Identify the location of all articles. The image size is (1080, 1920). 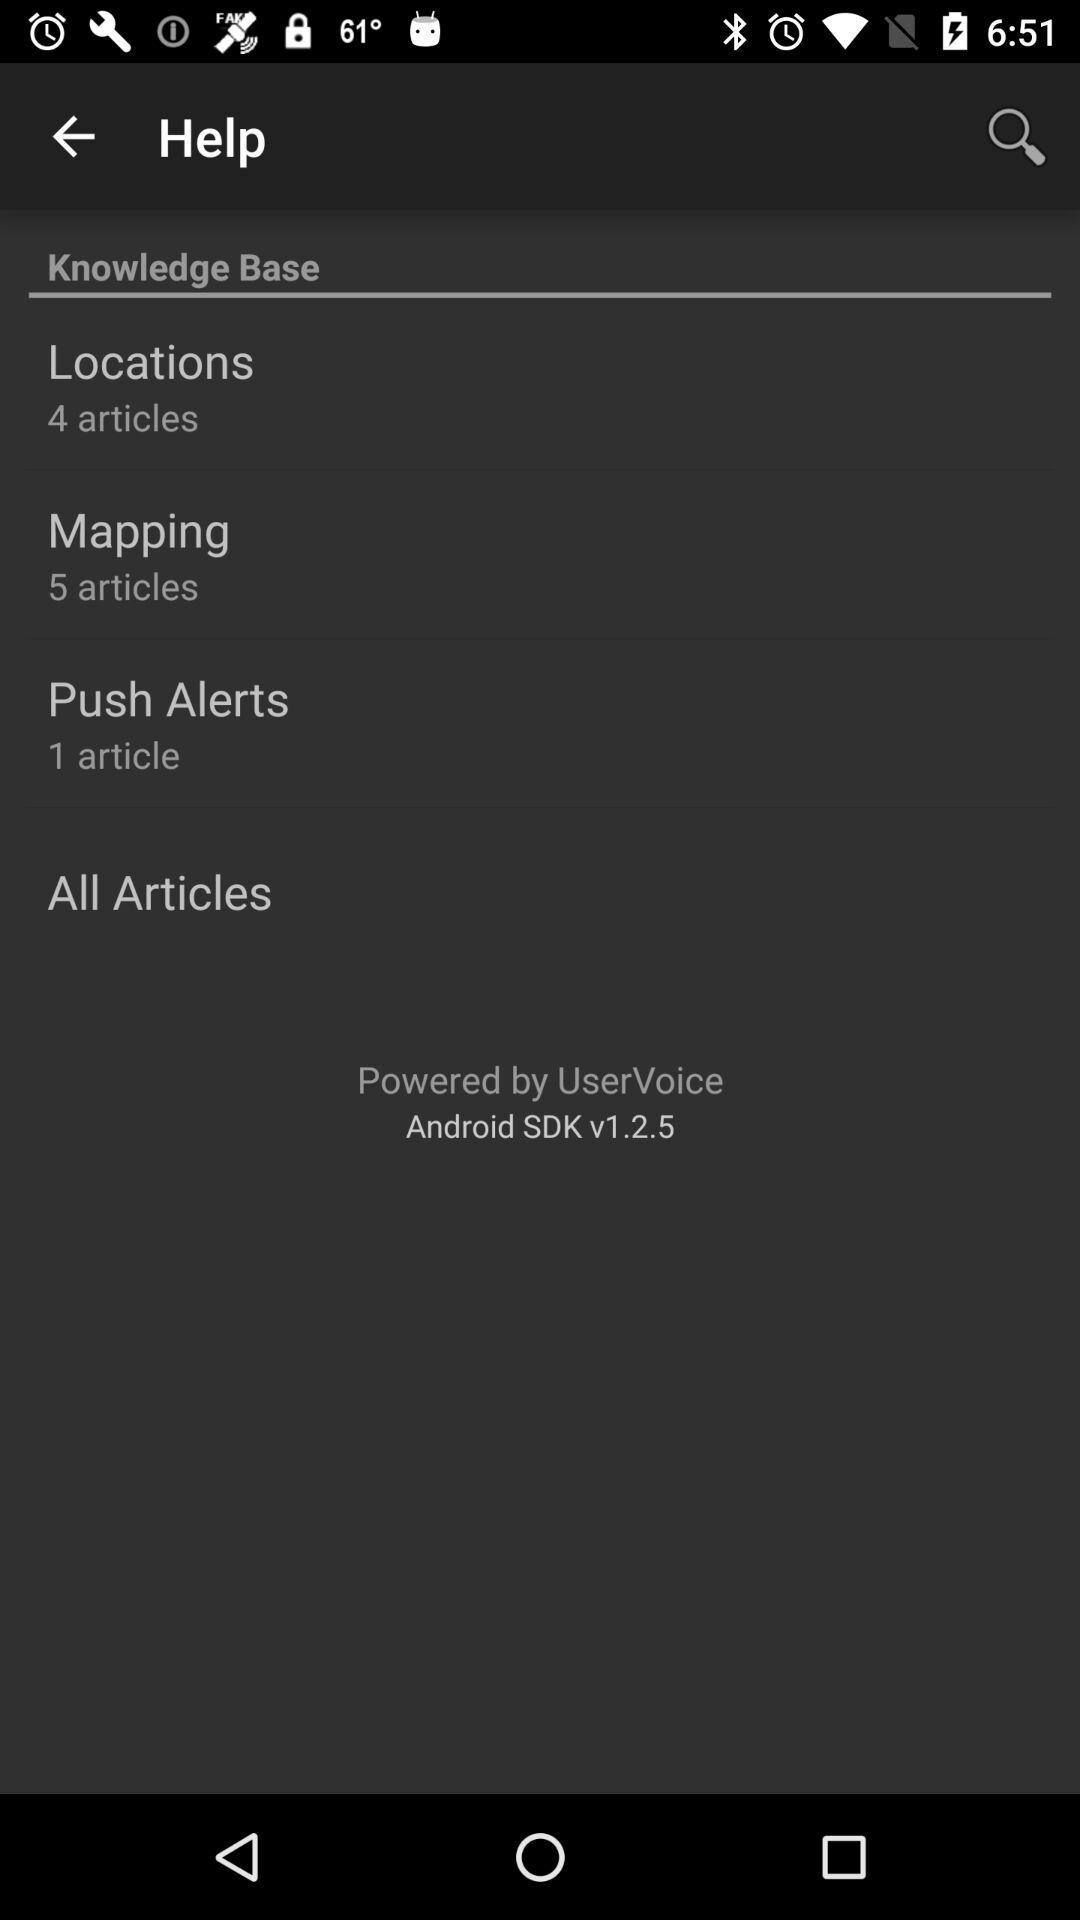
(158, 890).